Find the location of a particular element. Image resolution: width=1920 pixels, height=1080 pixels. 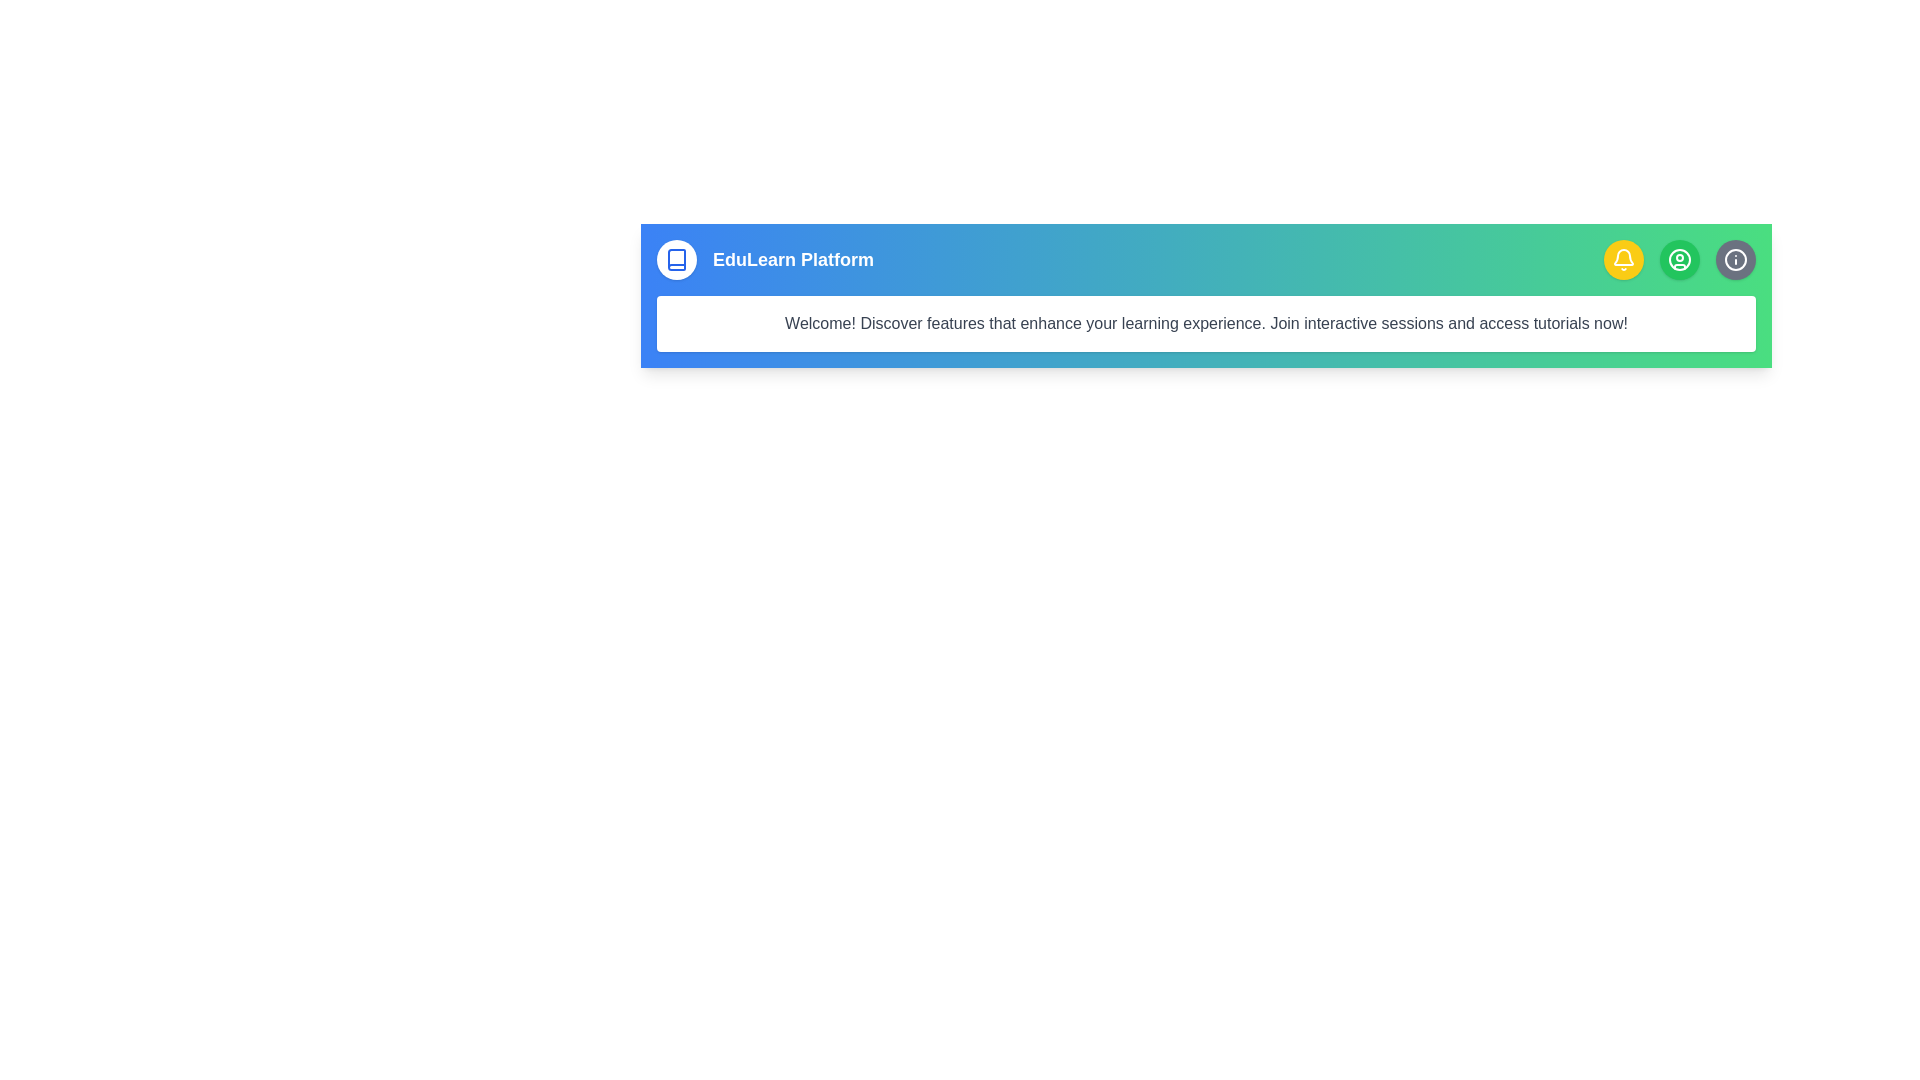

the bell icon button to view notifications is located at coordinates (1623, 258).